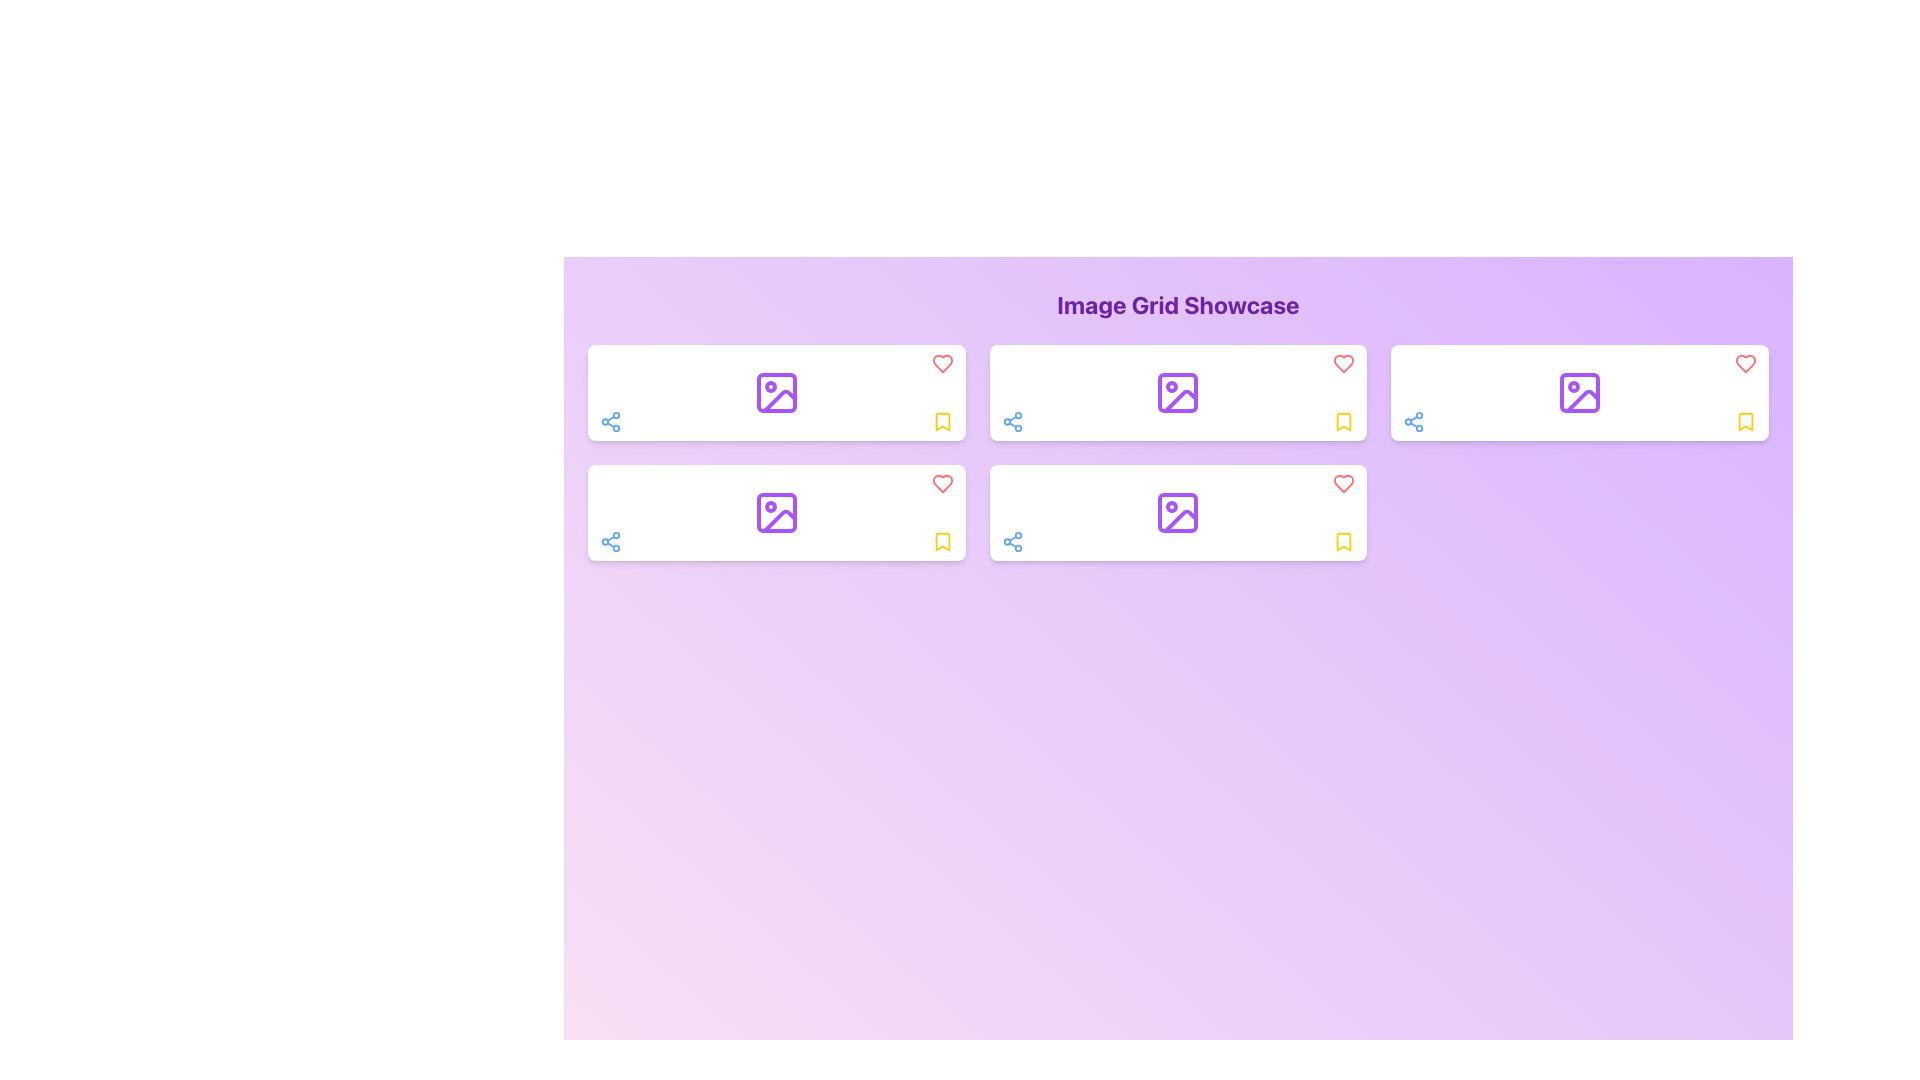 This screenshot has height=1080, width=1920. I want to click on the purple image icon with a modern aesthetic, located in the second row and third column of the grid layout, so click(1178, 512).